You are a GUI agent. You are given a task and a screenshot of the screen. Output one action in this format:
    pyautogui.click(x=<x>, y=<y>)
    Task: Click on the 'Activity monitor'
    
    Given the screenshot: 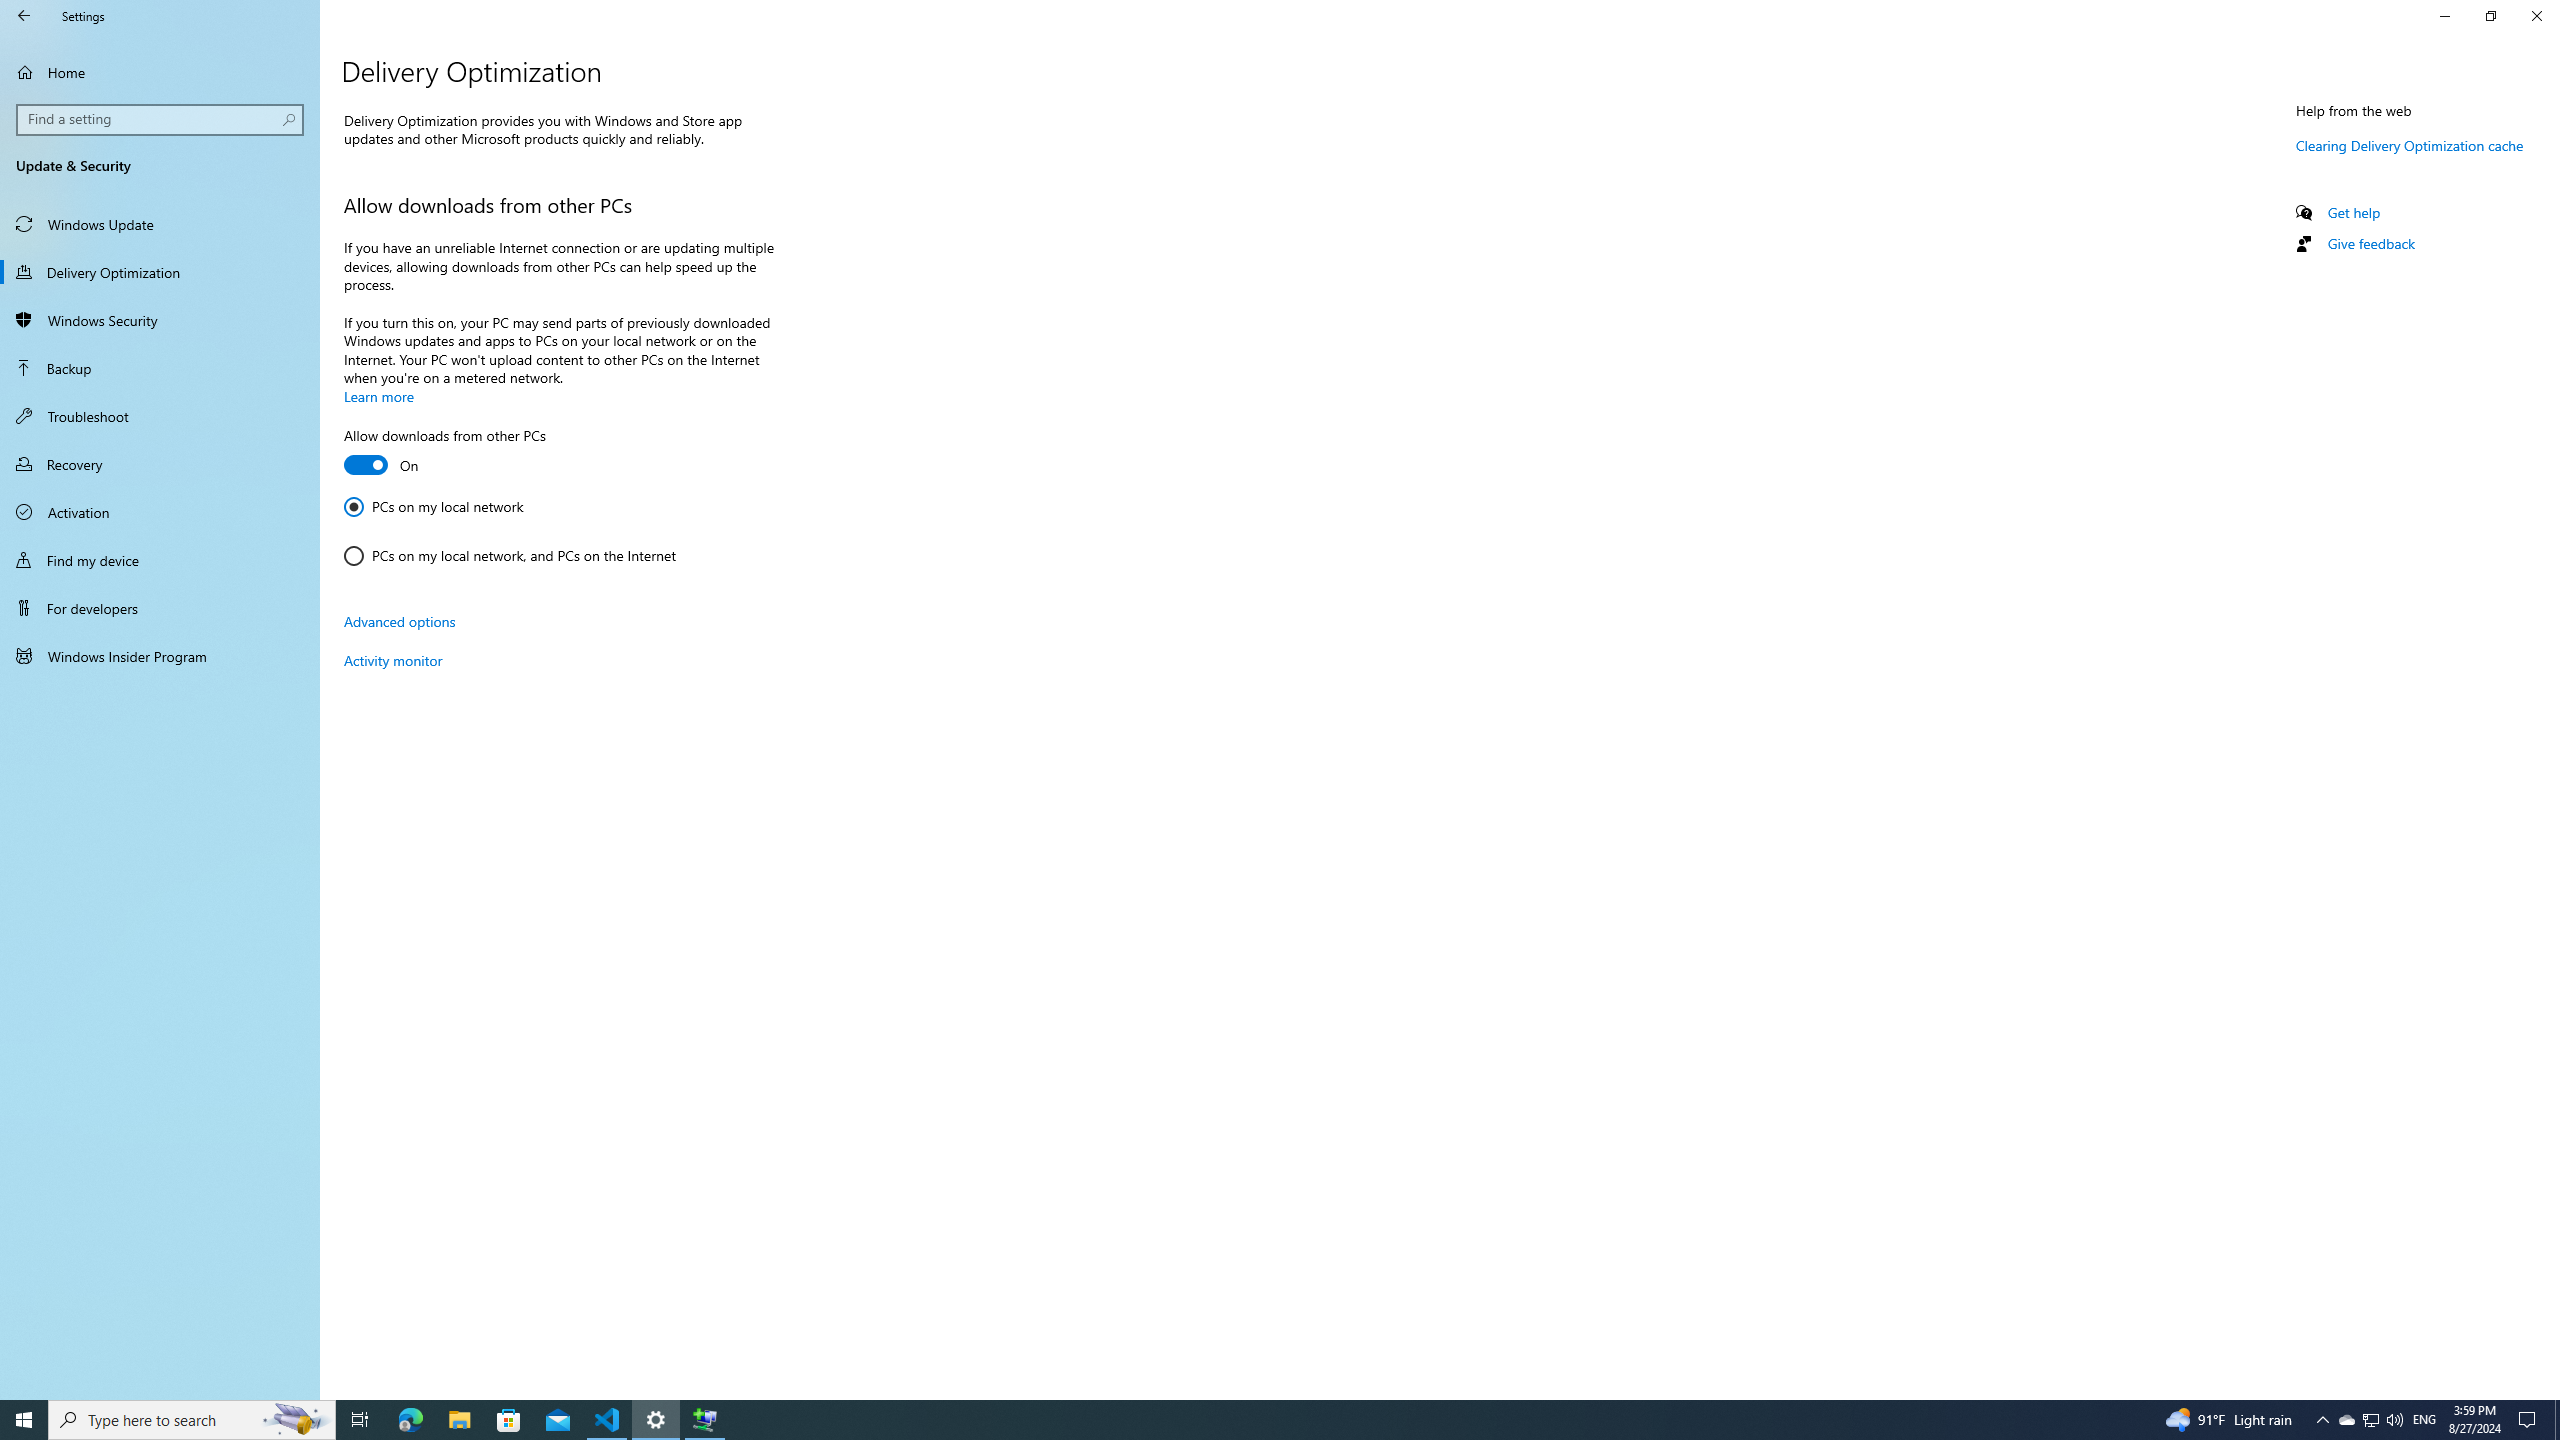 What is the action you would take?
    pyautogui.click(x=391, y=659)
    